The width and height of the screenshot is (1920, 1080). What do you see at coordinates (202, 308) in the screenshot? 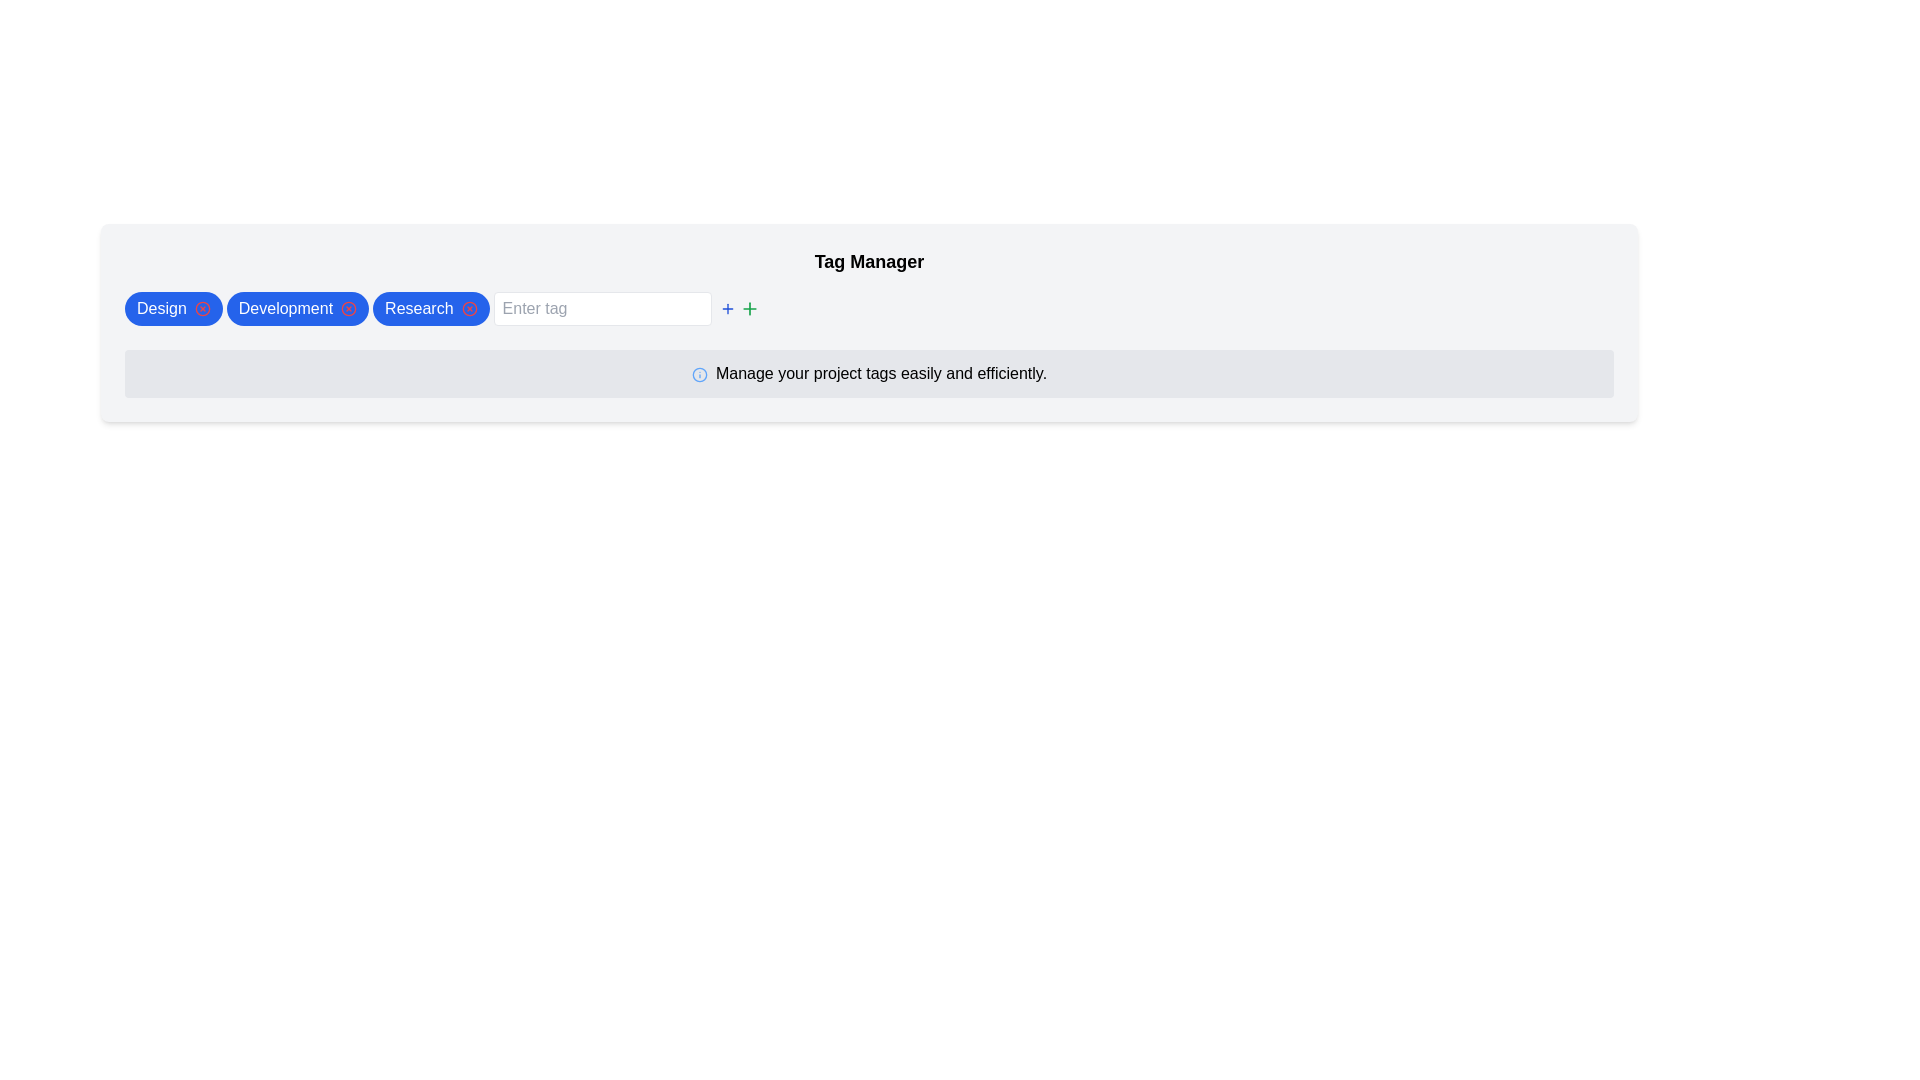
I see `the close or delete icon located within the 'Design' tag in the tag manager interface` at bounding box center [202, 308].